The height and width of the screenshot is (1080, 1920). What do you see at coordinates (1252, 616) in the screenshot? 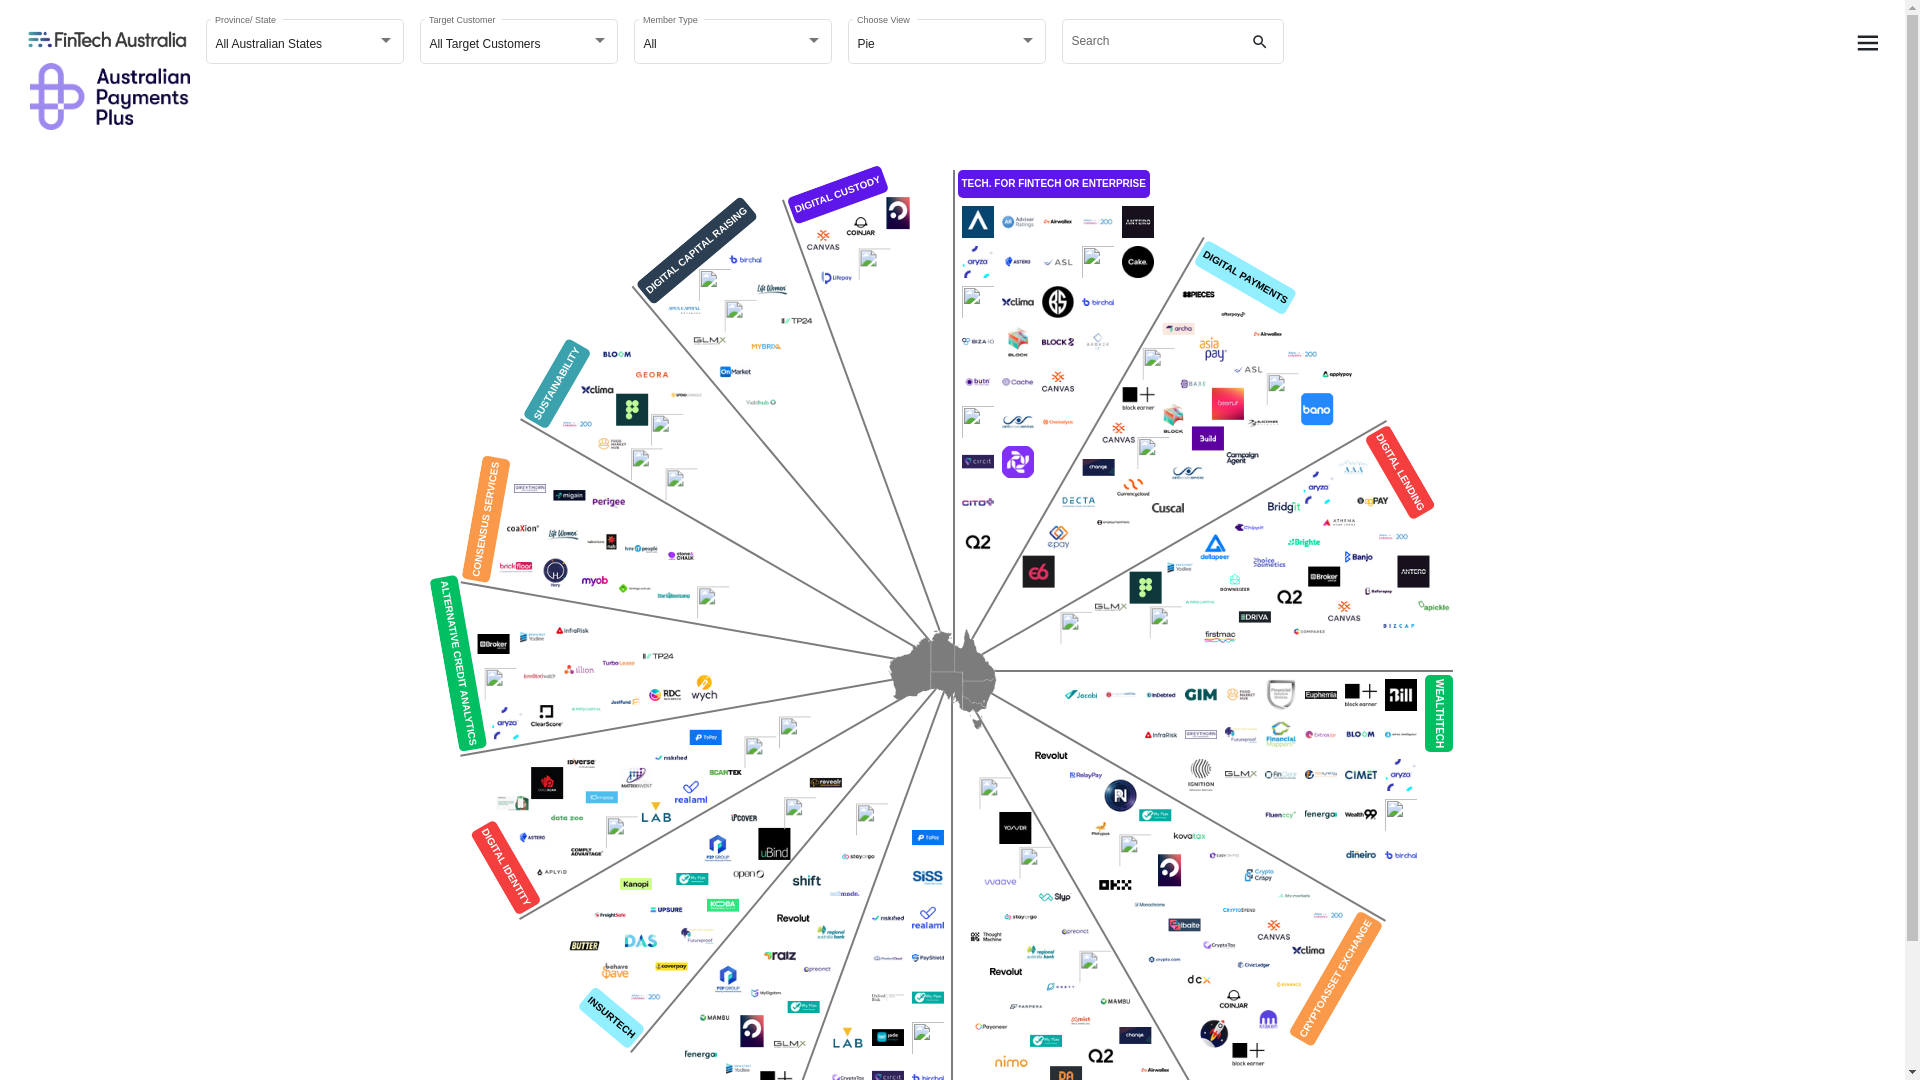
I see `'Driva Pty Ltd'` at bounding box center [1252, 616].